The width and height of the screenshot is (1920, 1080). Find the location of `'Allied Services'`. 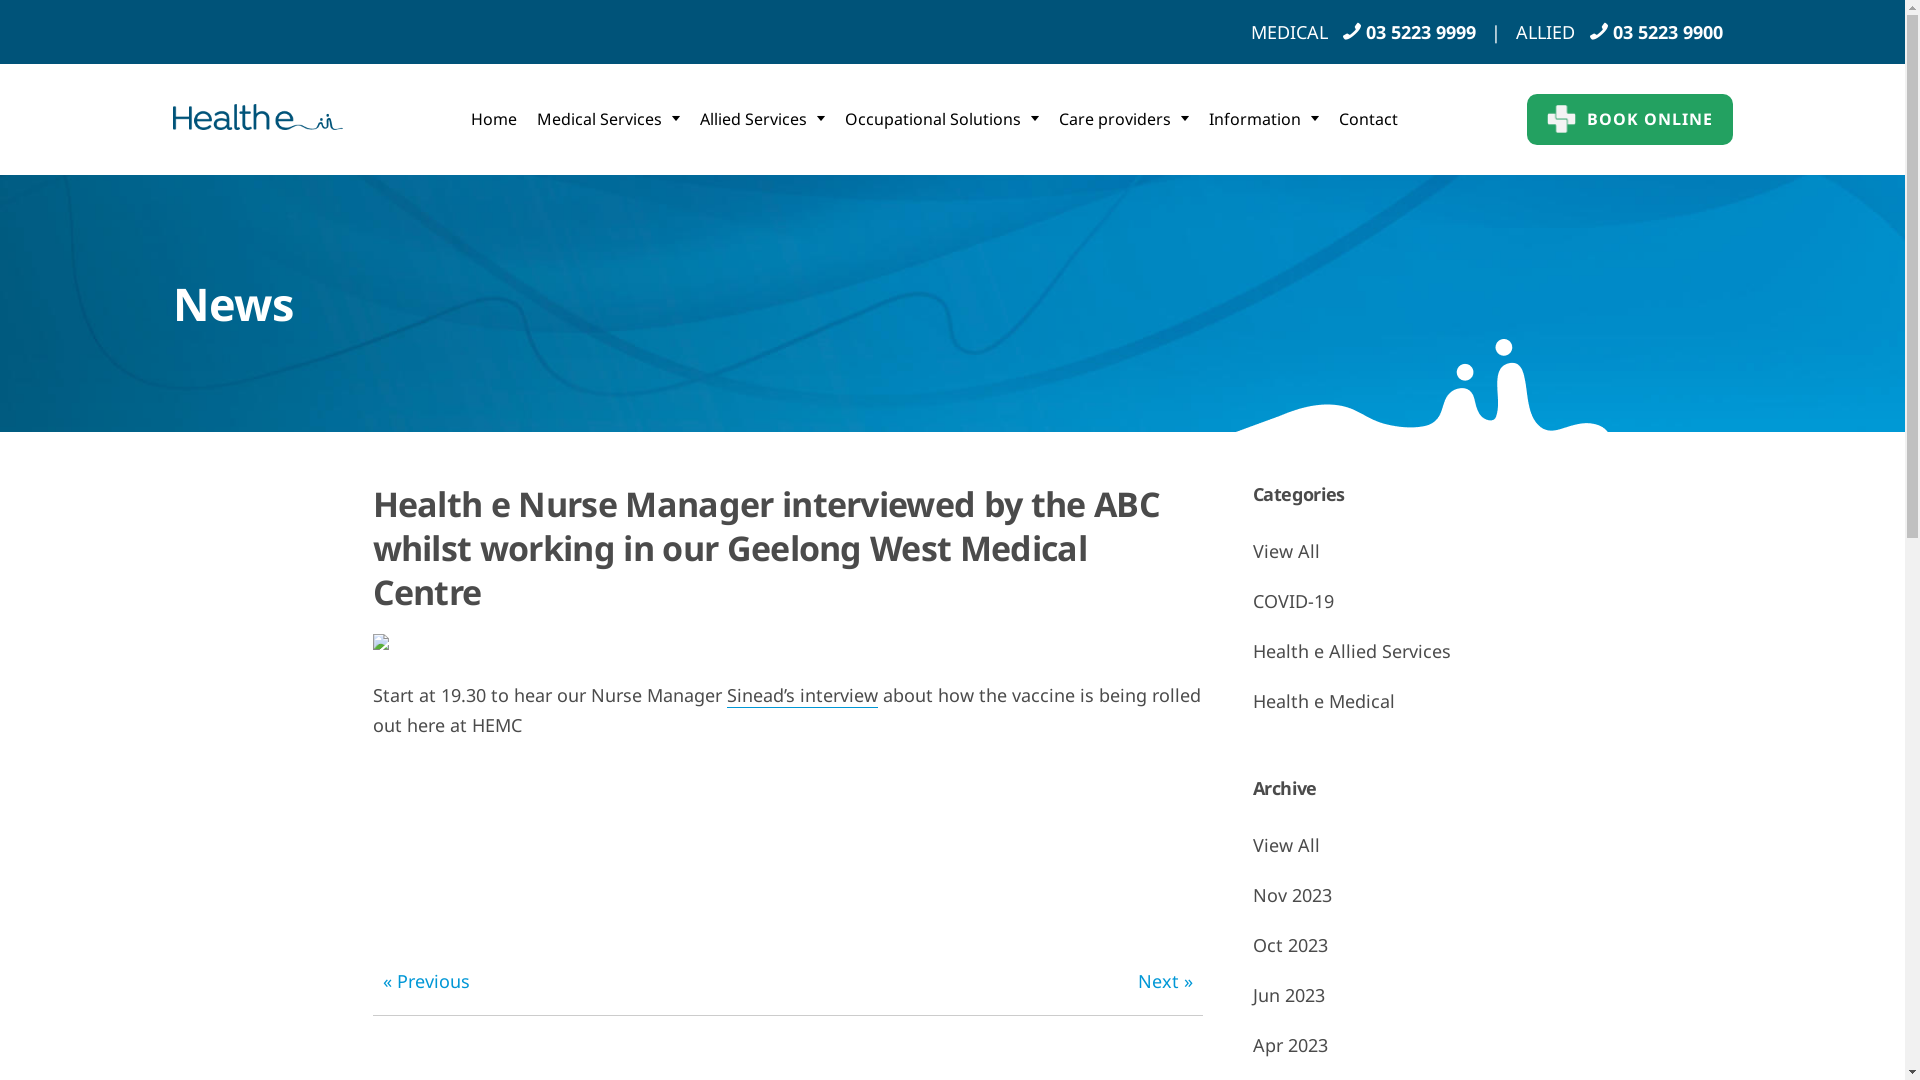

'Allied Services' is located at coordinates (761, 119).